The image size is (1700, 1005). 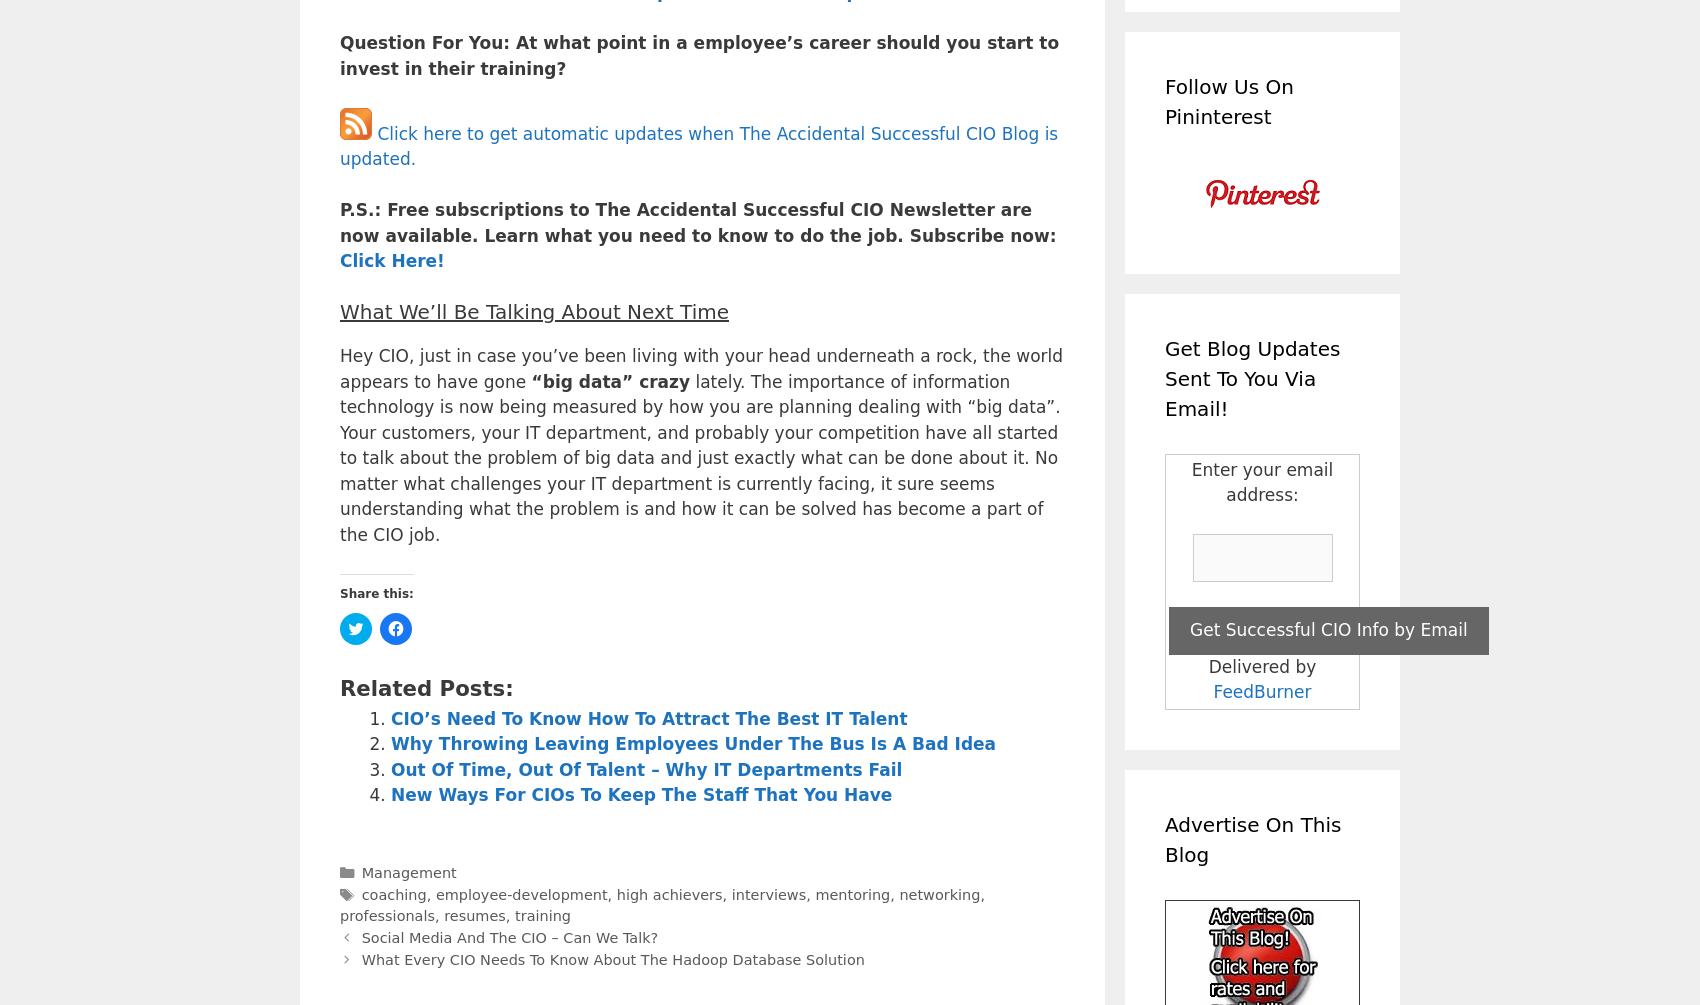 I want to click on 'What We’ll Be Talking About Next Time', so click(x=339, y=310).